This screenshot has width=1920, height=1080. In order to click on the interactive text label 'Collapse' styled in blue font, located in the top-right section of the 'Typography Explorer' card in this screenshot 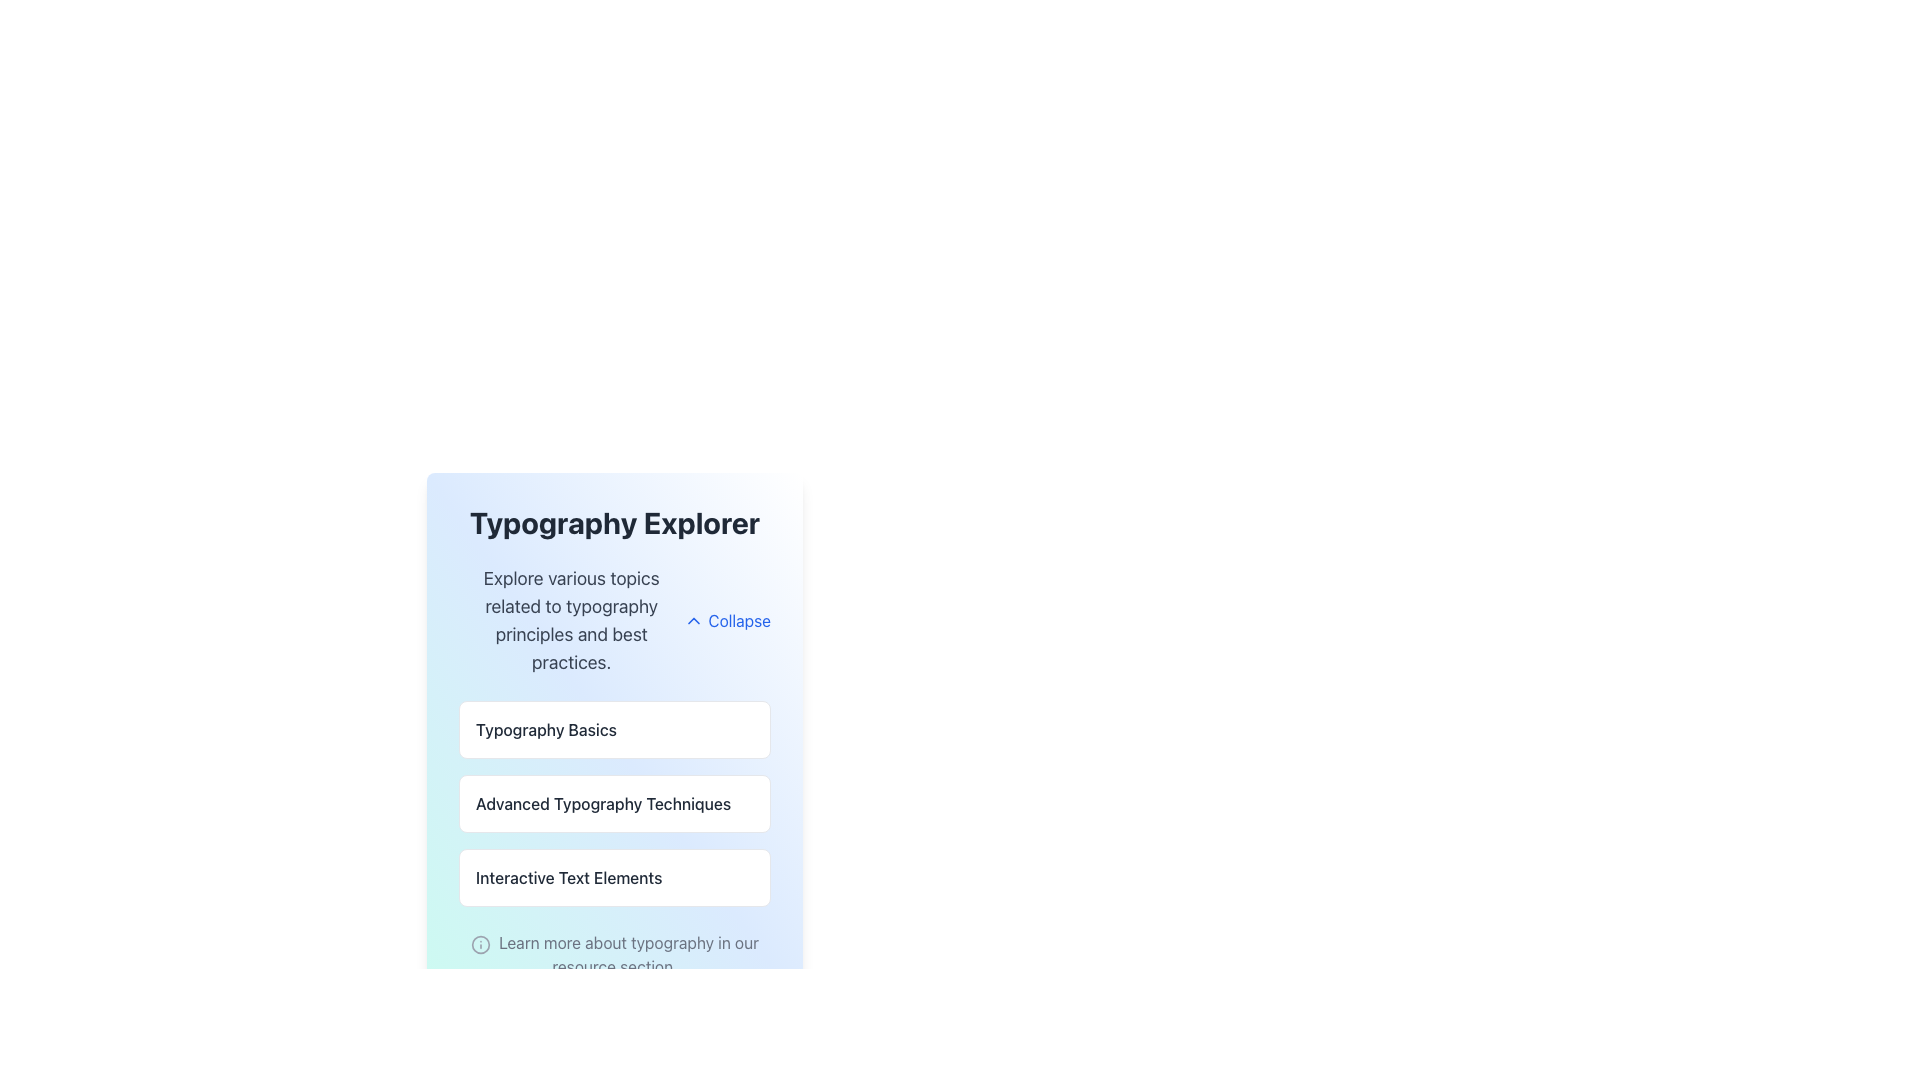, I will do `click(738, 620)`.